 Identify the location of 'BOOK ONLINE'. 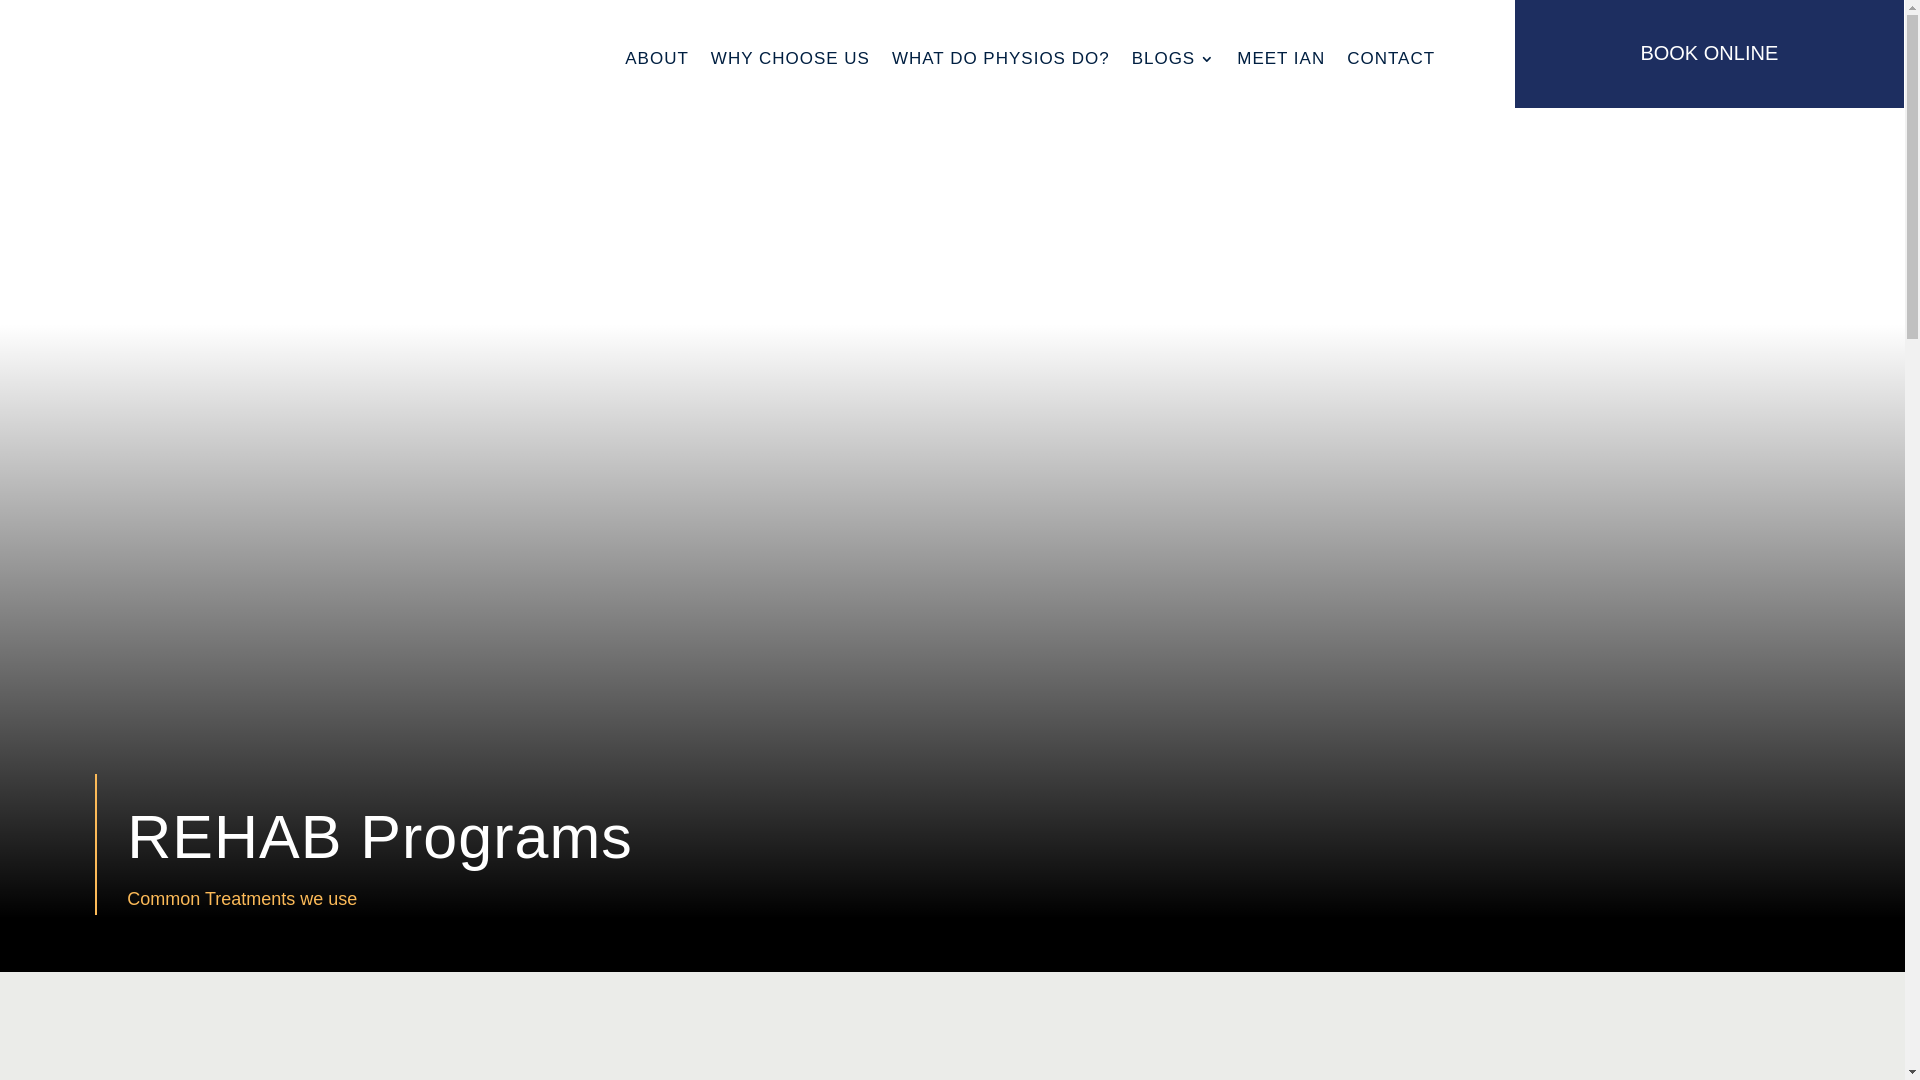
(1620, 52).